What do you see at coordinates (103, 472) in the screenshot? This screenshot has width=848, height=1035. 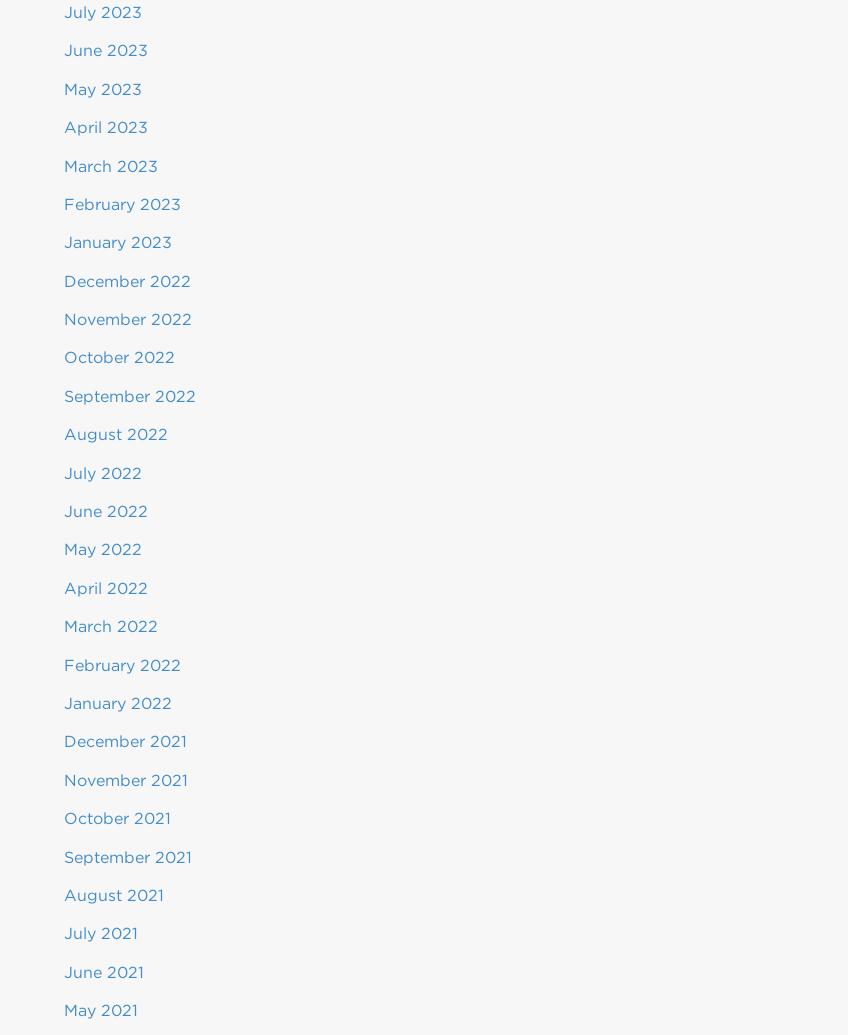 I see `'July 2022'` at bounding box center [103, 472].